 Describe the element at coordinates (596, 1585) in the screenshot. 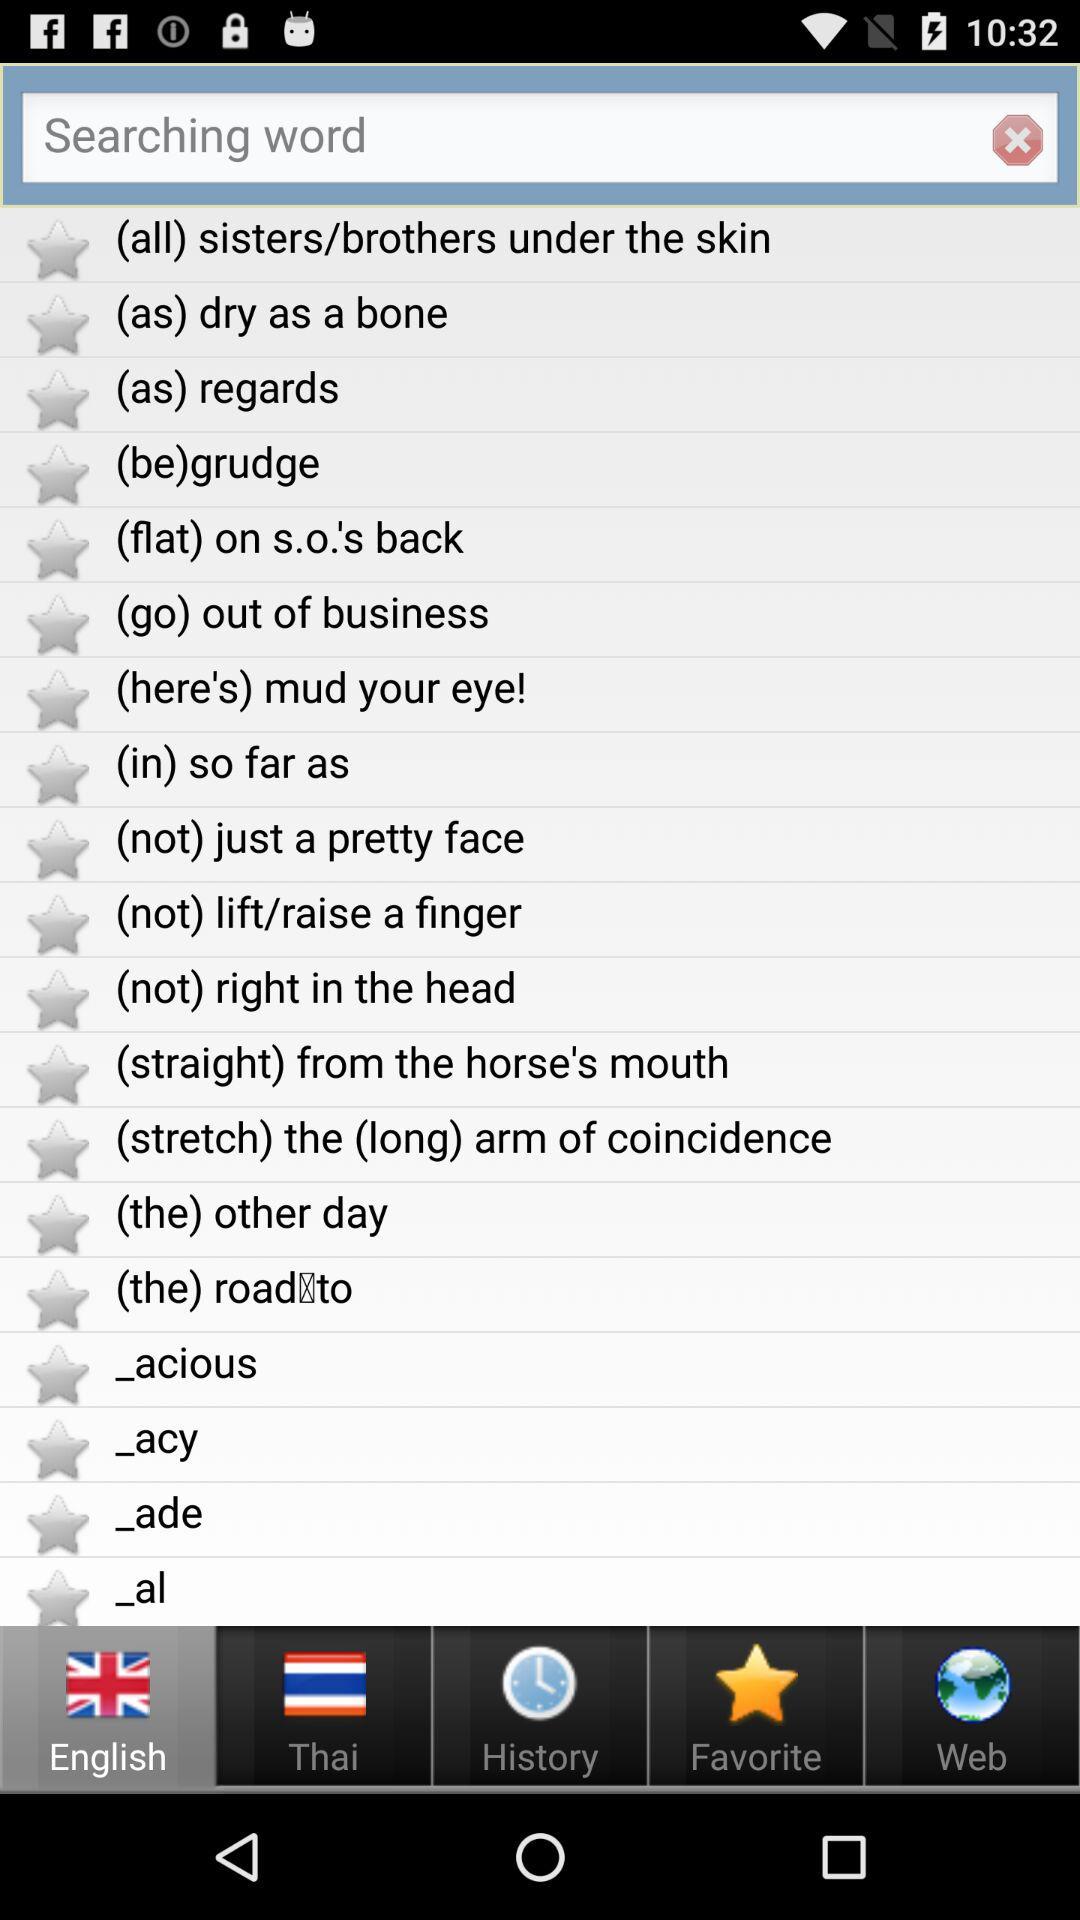

I see `_al` at that location.